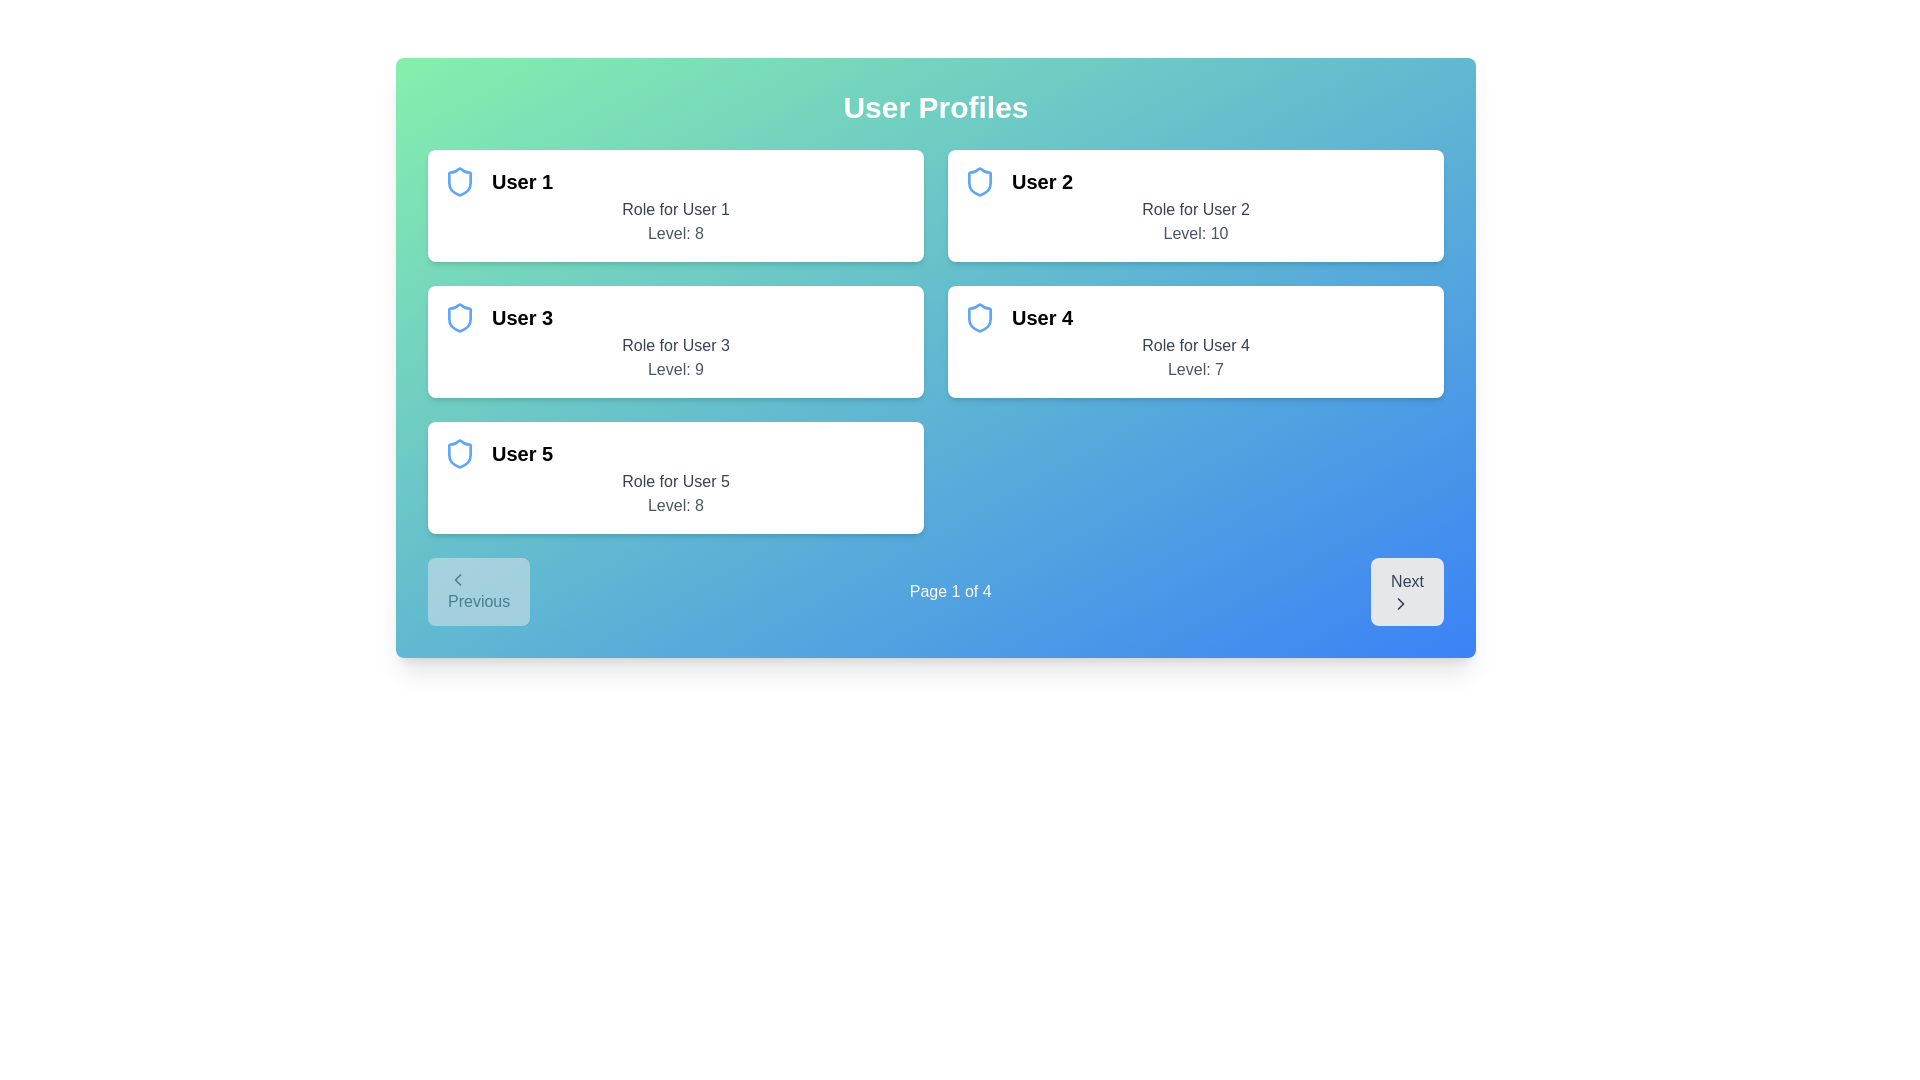  What do you see at coordinates (1195, 233) in the screenshot?
I see `the static text label that reads 'Level: 10' within the profile card for 'User 2' to read its content` at bounding box center [1195, 233].